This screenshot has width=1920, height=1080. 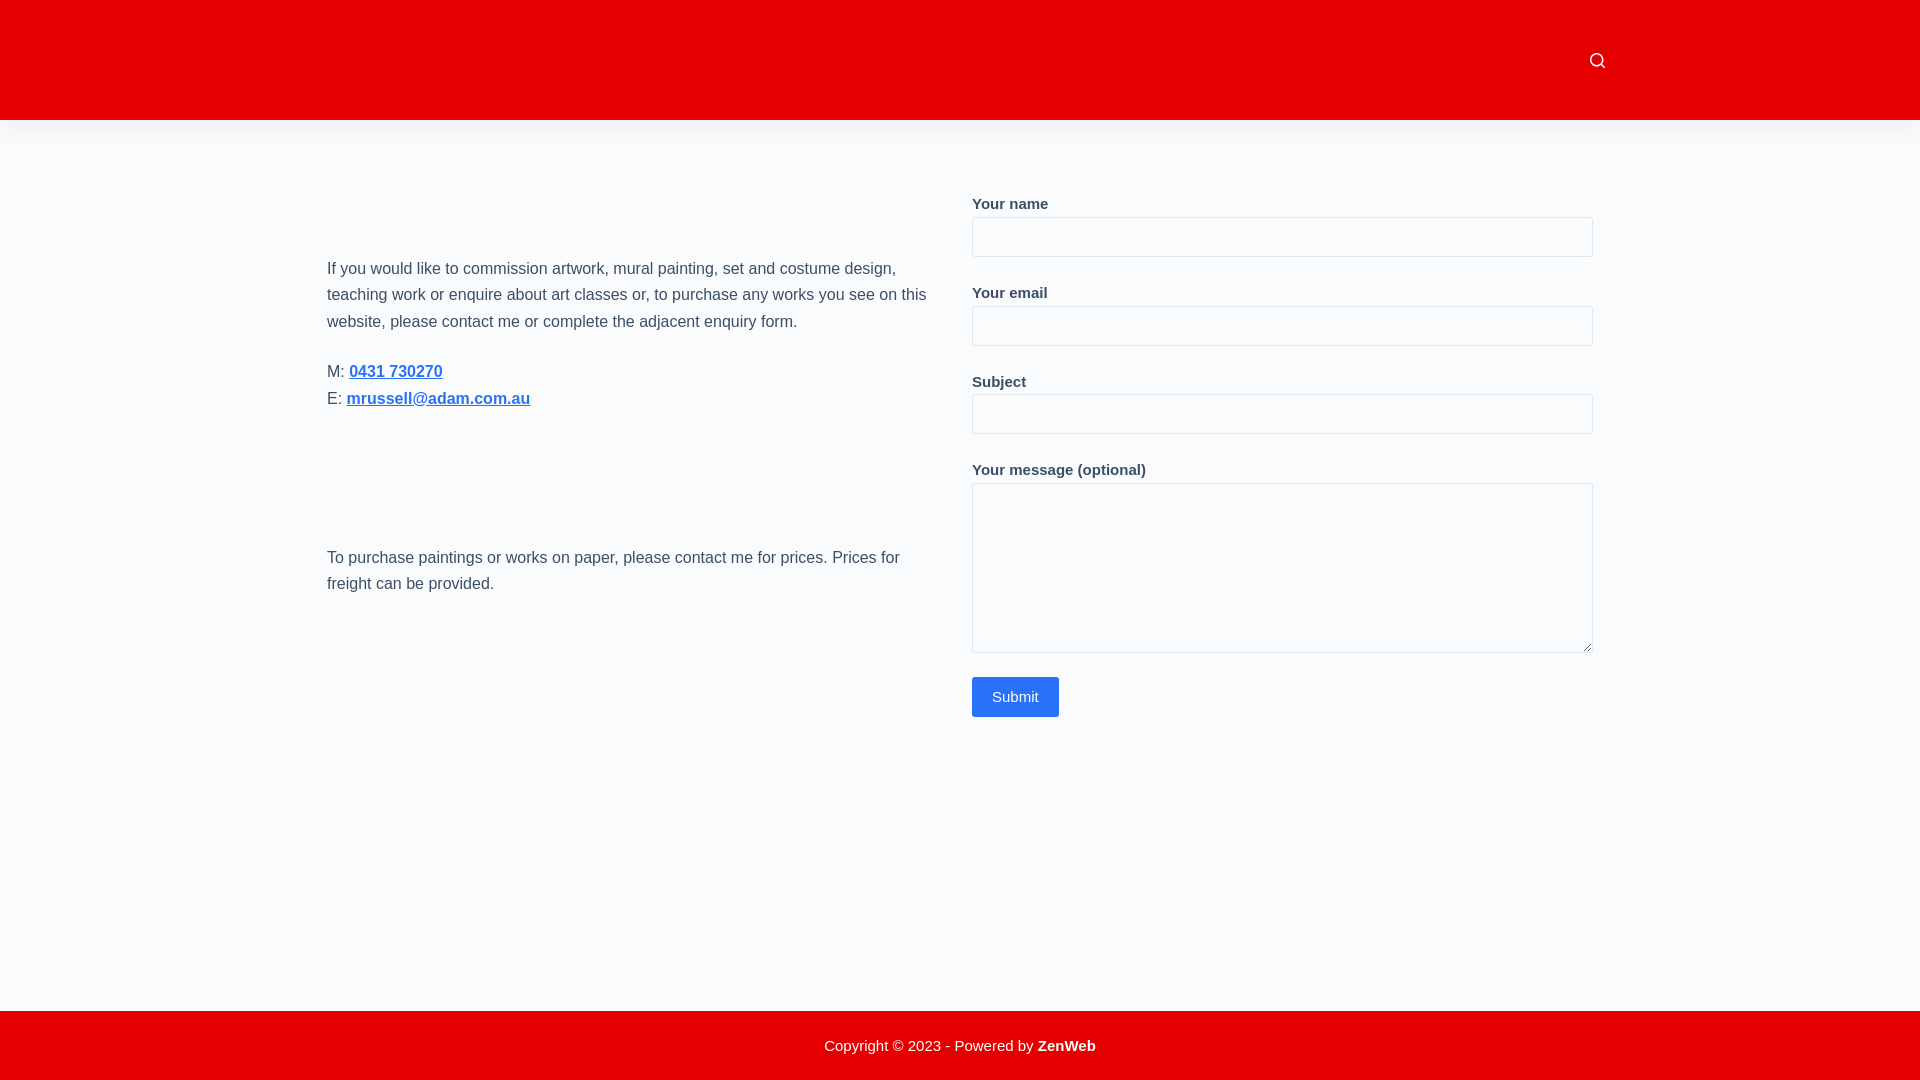 What do you see at coordinates (1037, 1043) in the screenshot?
I see `'ZenWeb'` at bounding box center [1037, 1043].